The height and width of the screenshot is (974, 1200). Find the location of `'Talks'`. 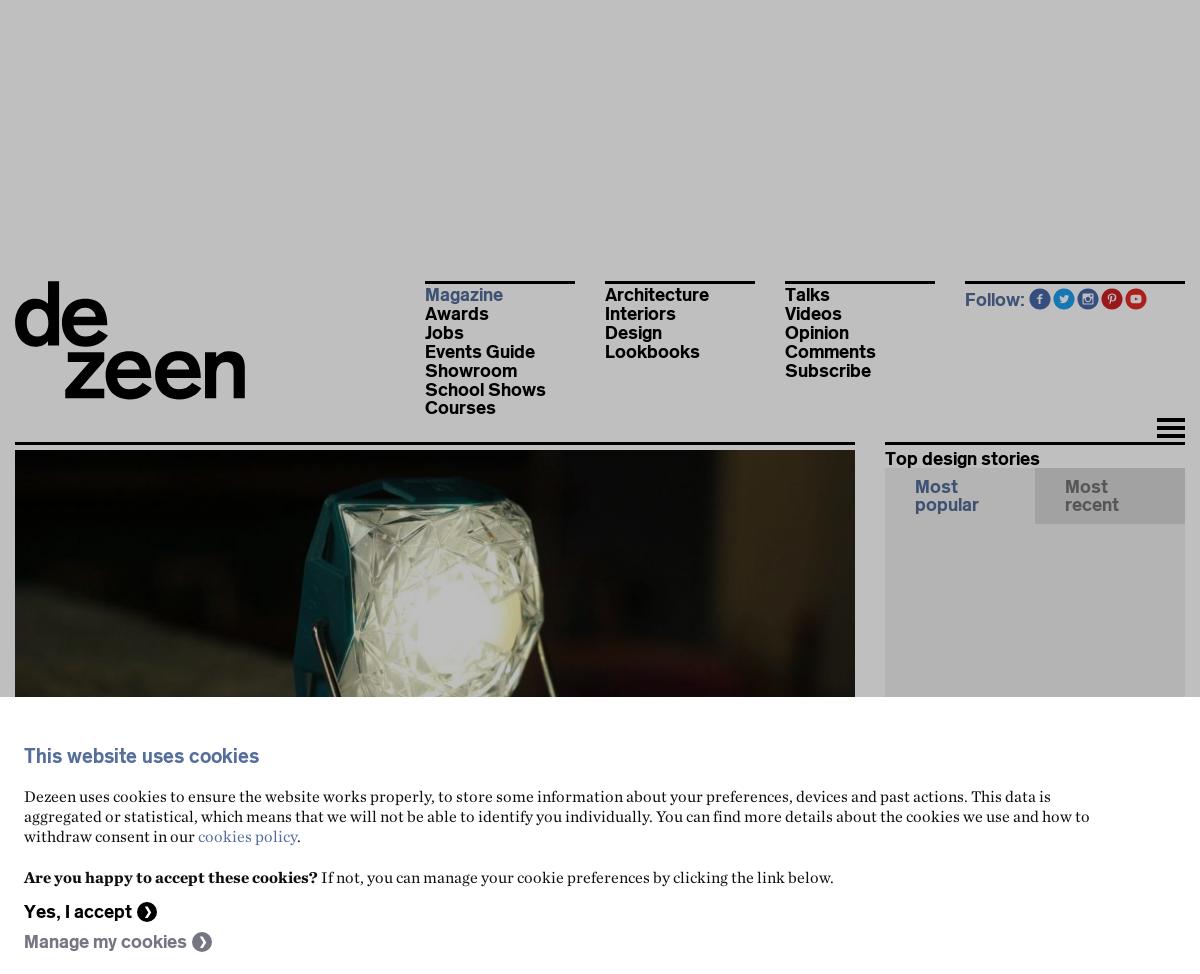

'Talks' is located at coordinates (806, 294).